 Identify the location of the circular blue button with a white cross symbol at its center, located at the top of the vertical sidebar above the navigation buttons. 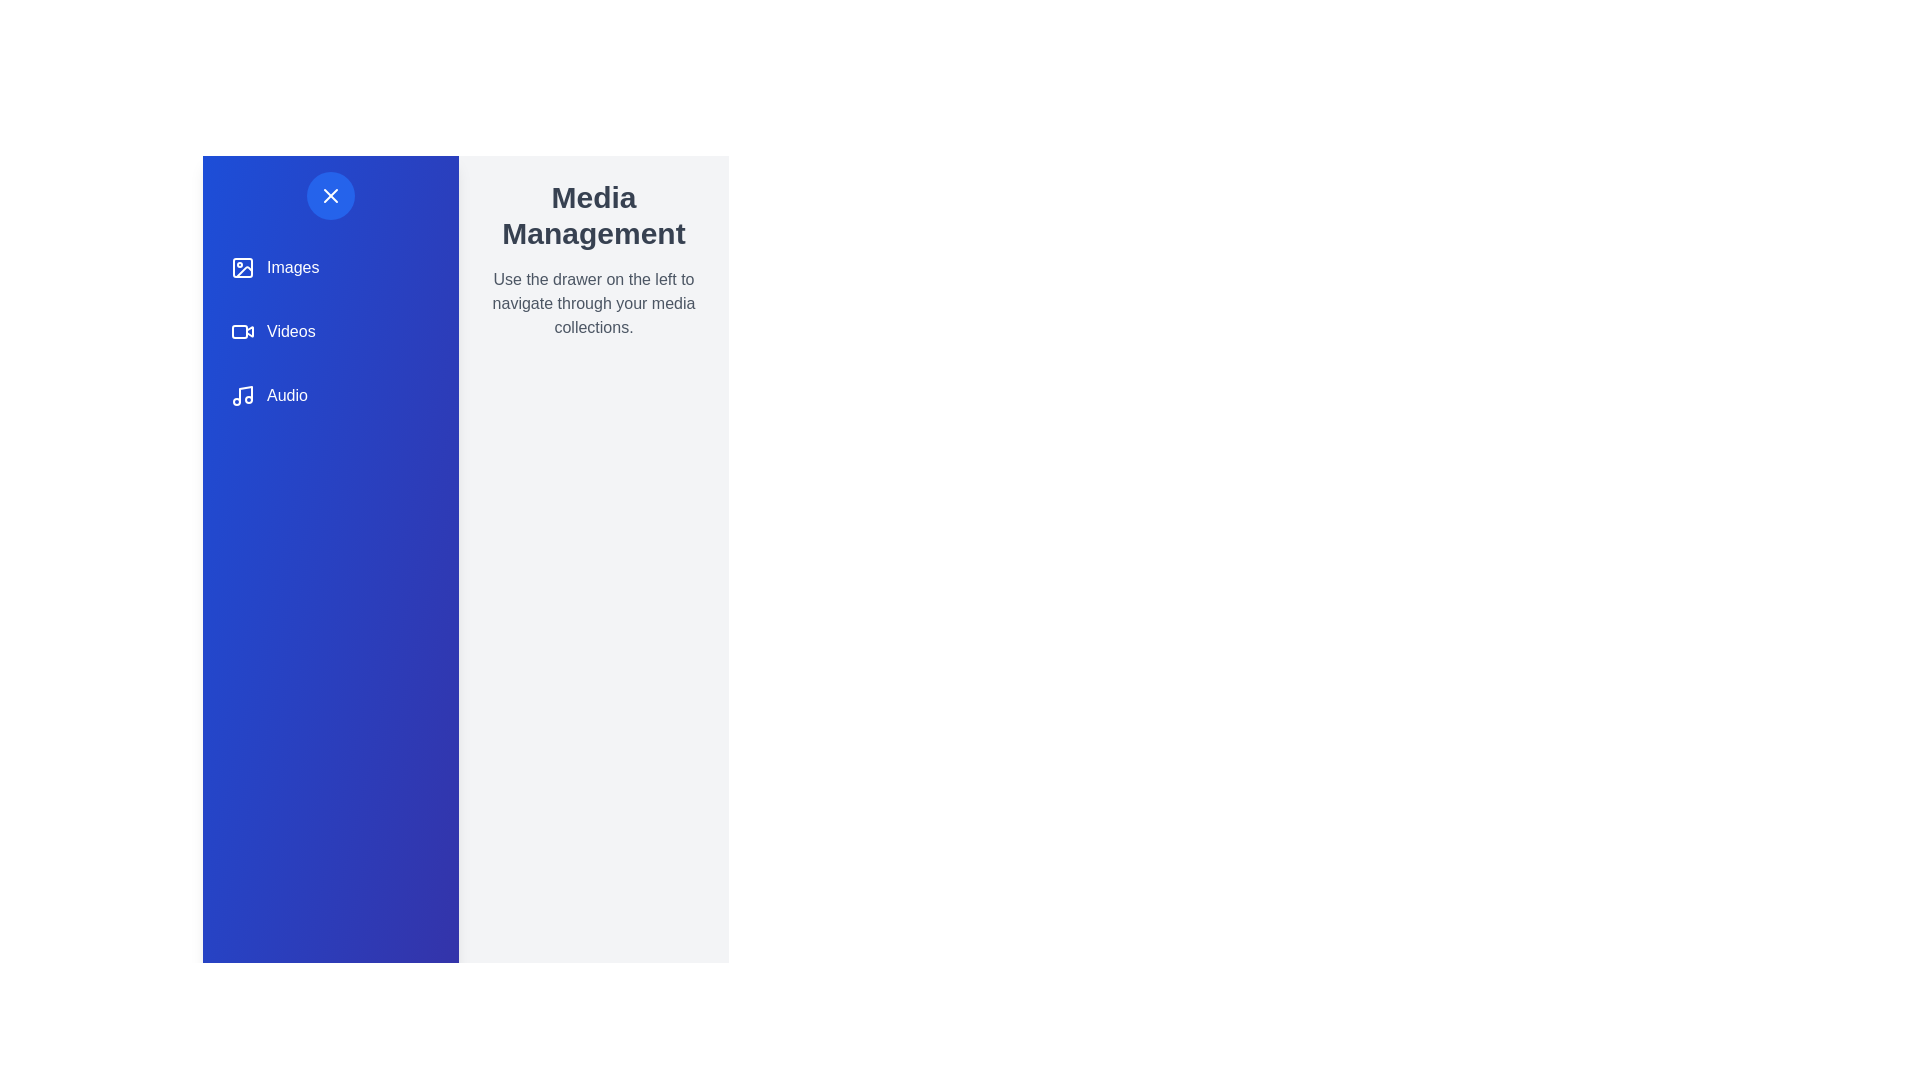
(331, 196).